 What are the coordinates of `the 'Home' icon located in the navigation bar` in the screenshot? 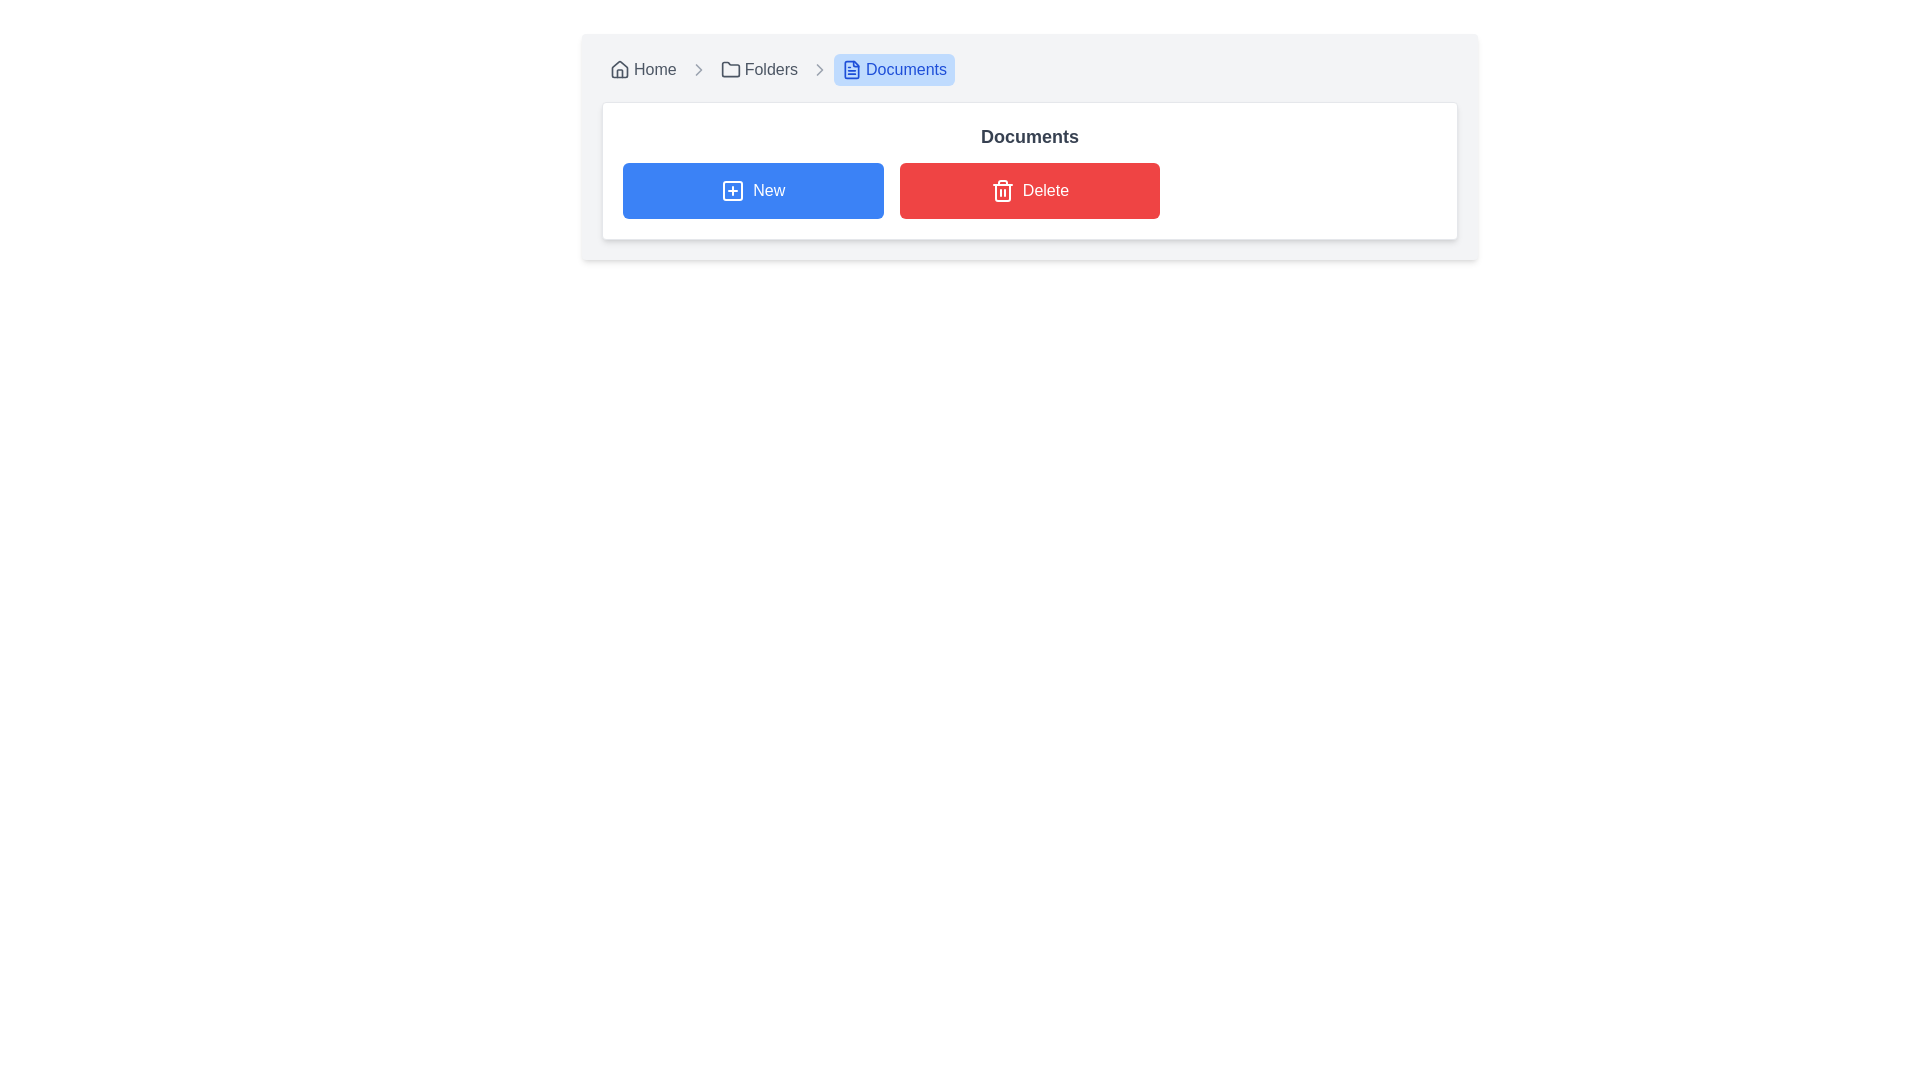 It's located at (618, 68).